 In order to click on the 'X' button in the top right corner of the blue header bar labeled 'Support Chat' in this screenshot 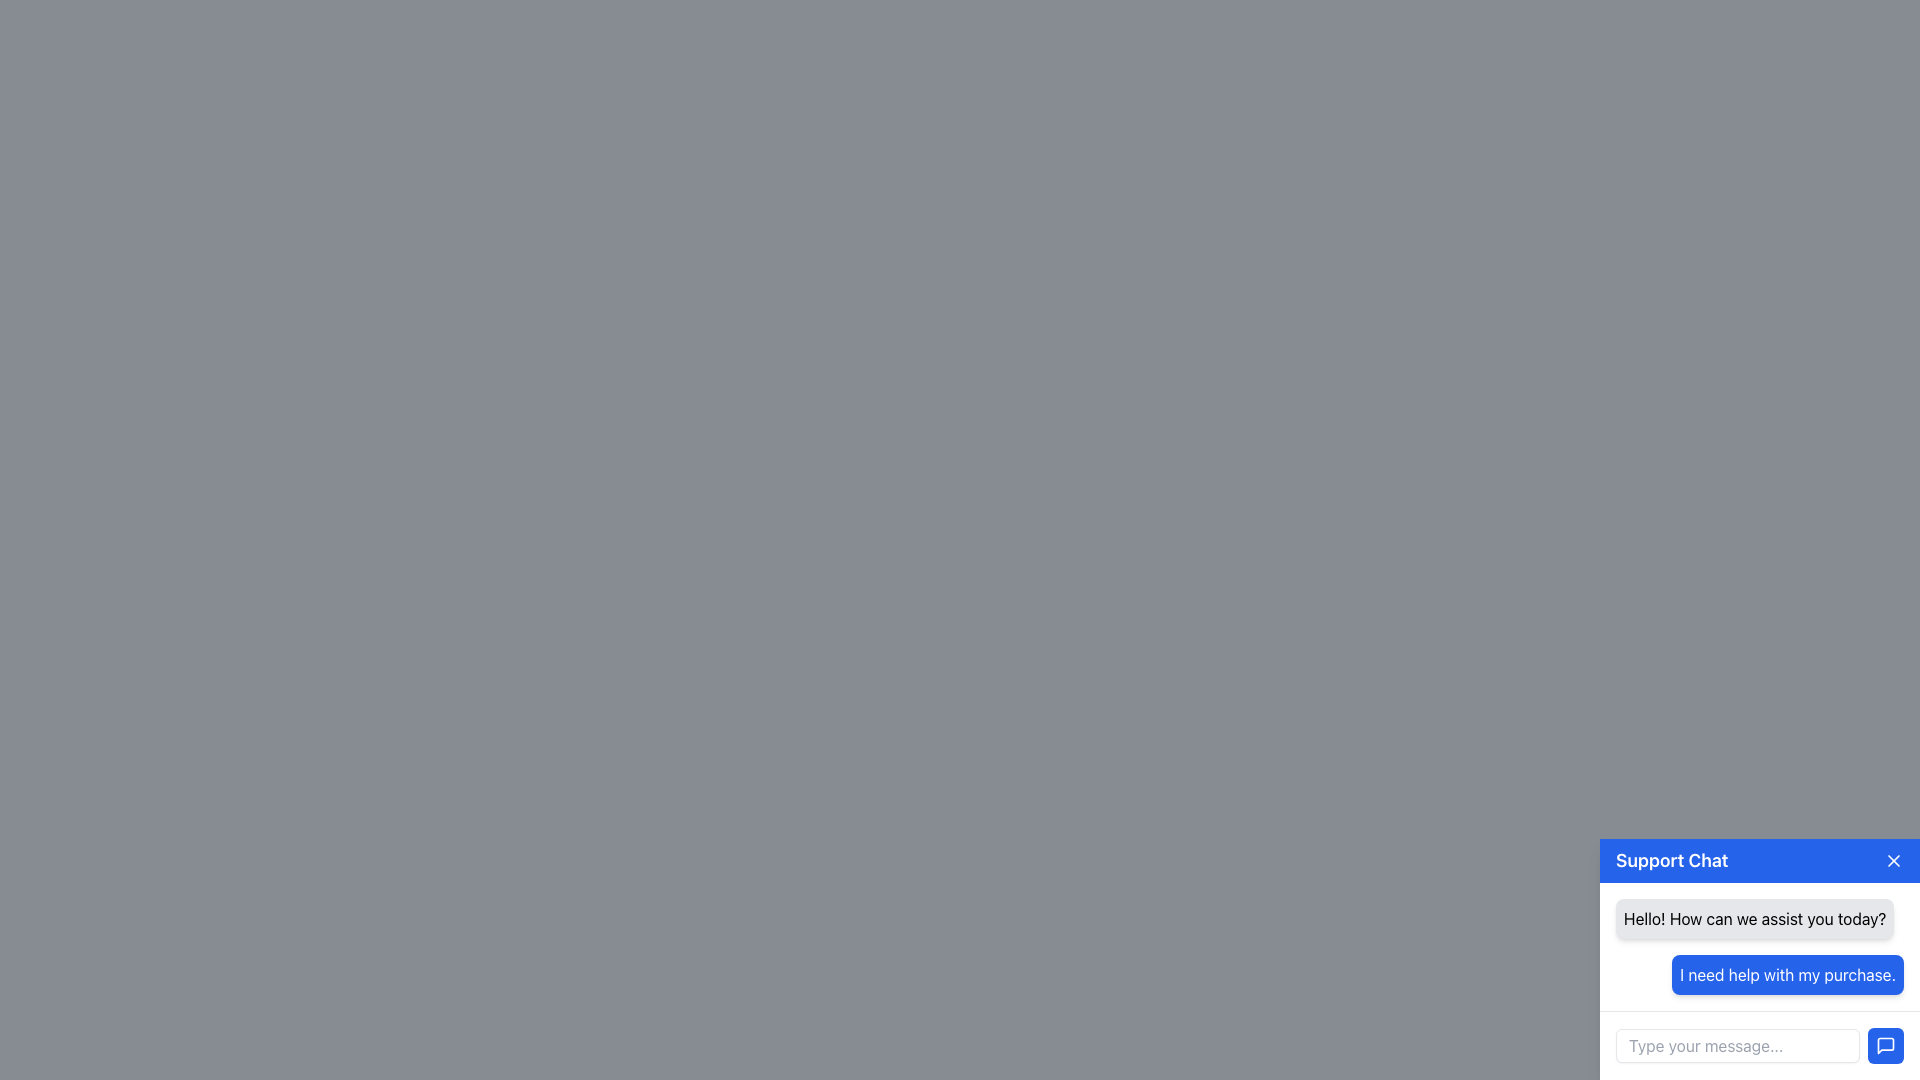, I will do `click(1893, 859)`.